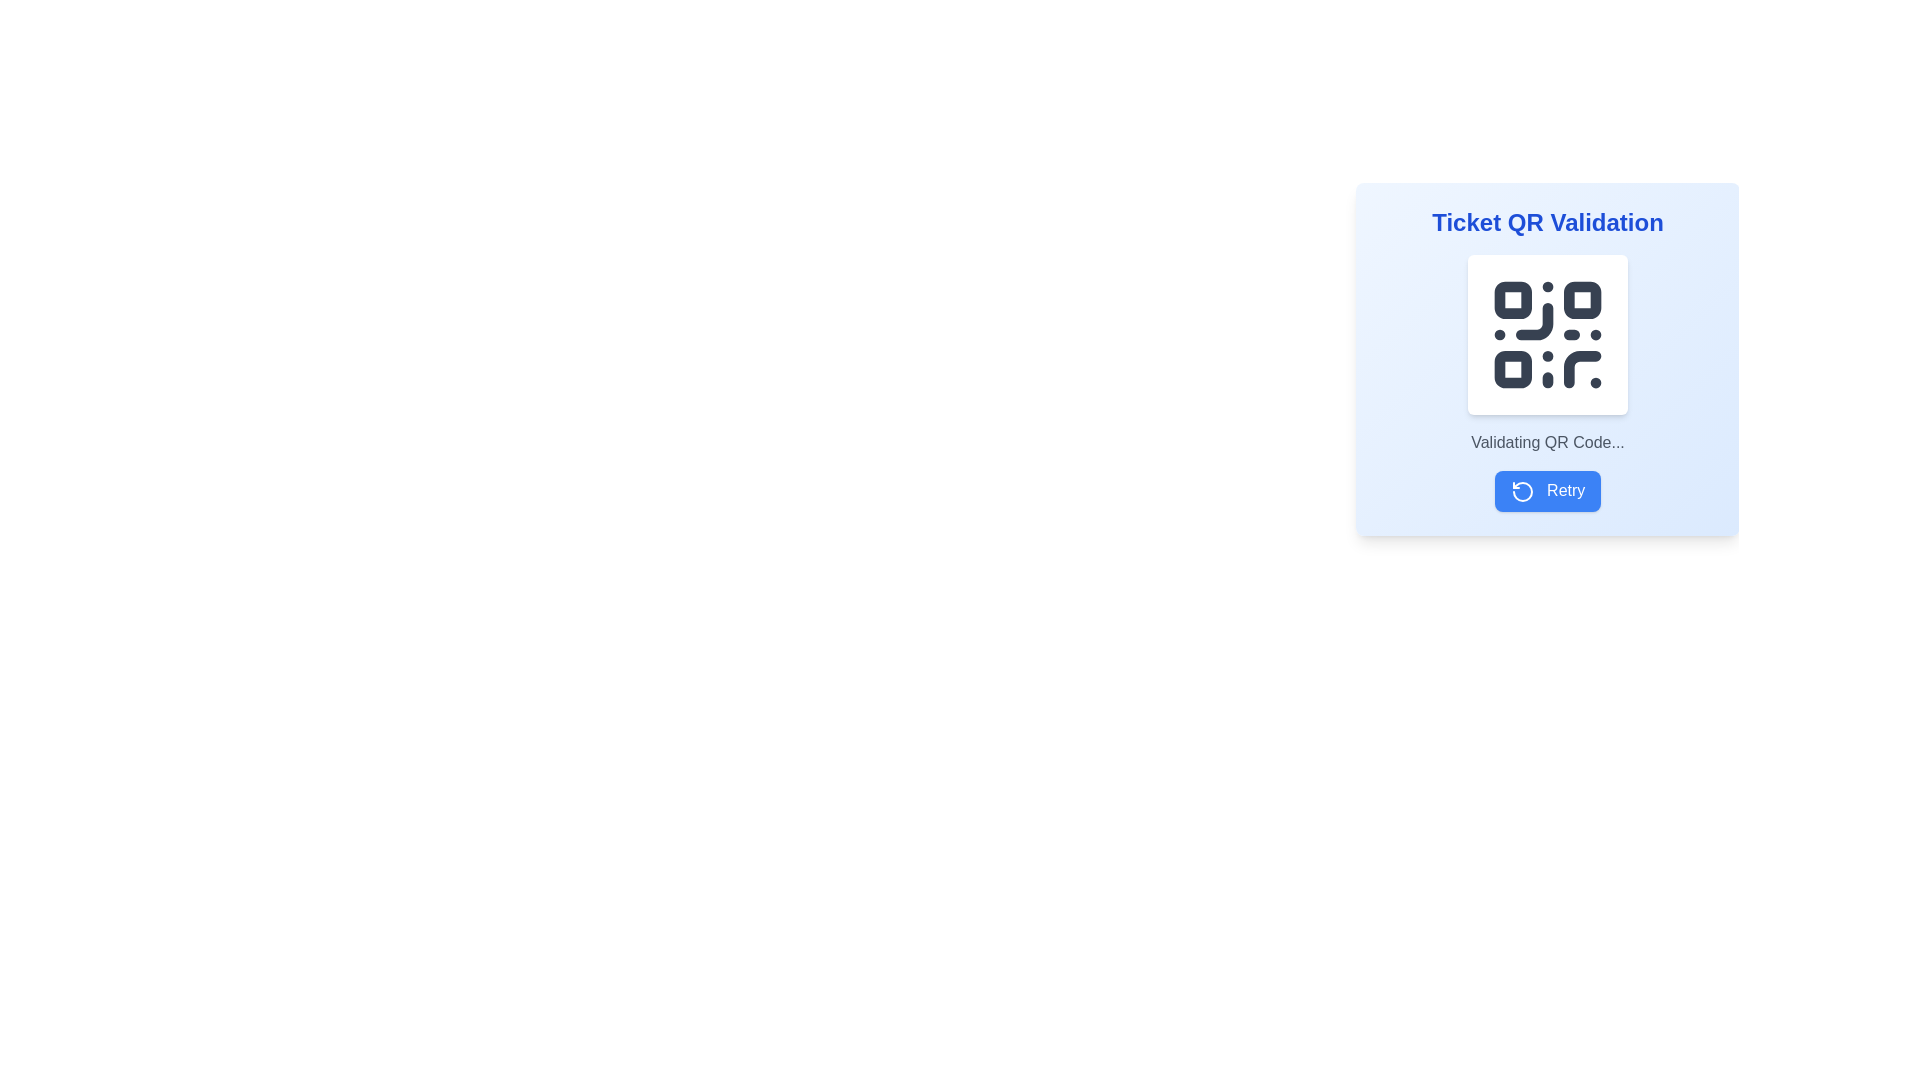 This screenshot has width=1920, height=1080. Describe the element at coordinates (1521, 491) in the screenshot. I see `the icon resembling a counter-clockwise rotating arrow within the blue 'Retry' button` at that location.